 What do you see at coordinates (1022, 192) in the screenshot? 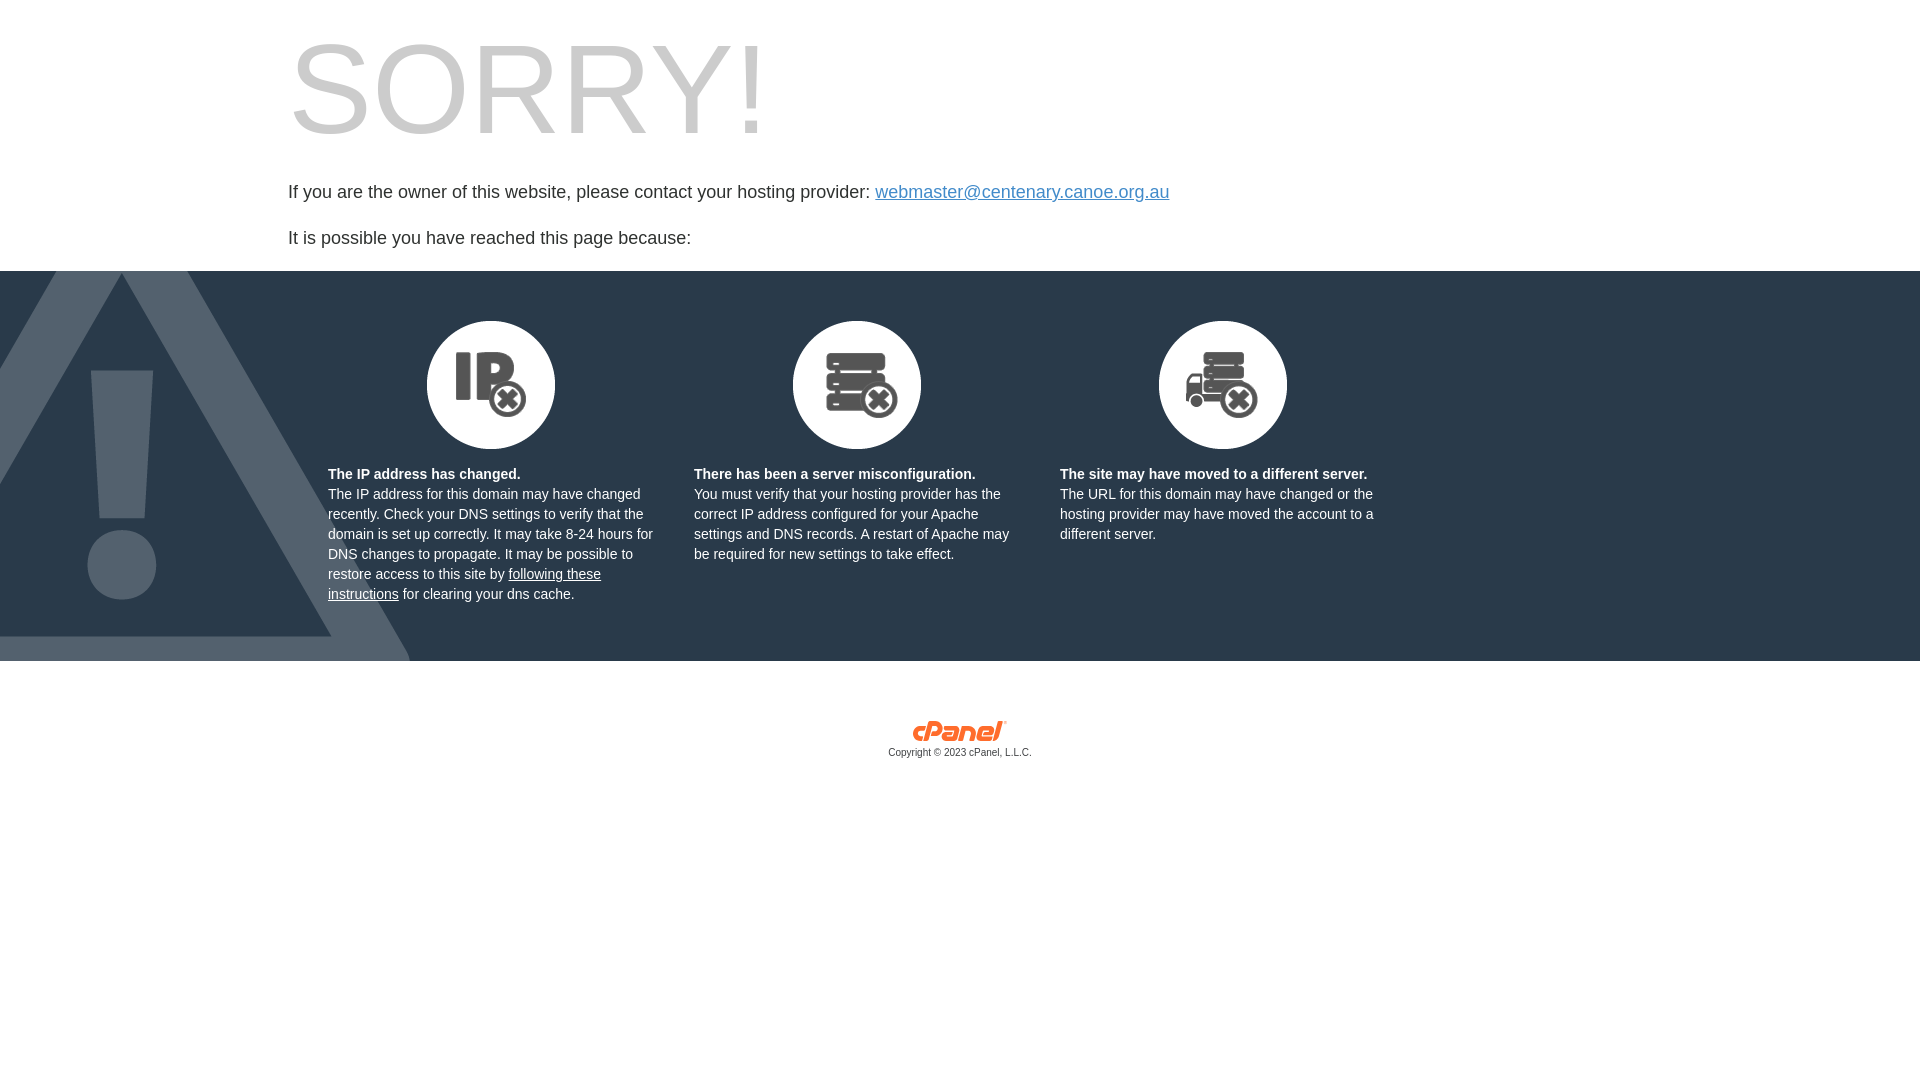
I see `'webmaster@centenary.canoe.org.au'` at bounding box center [1022, 192].